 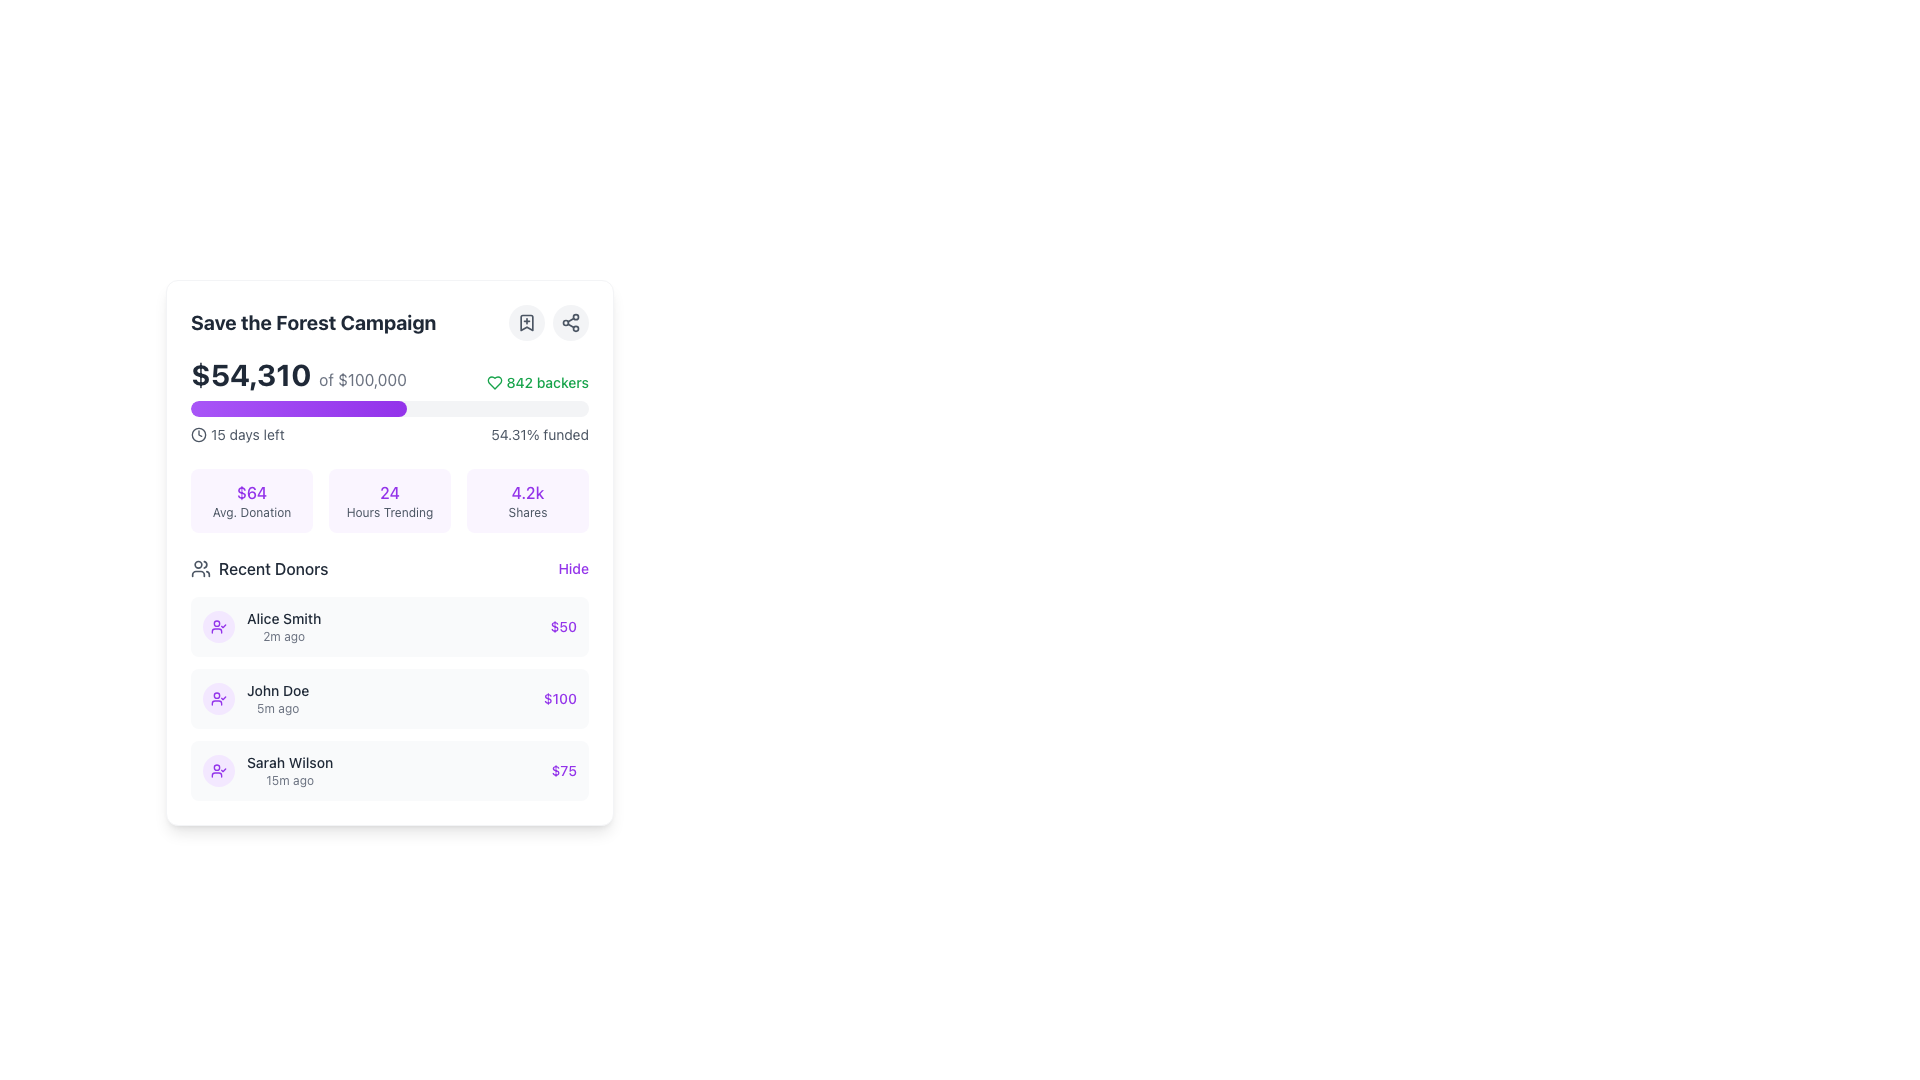 I want to click on the icon representing the recent donor's successful donation completion in the 'Recent Donors' list under the 'Save the Forest Campaign', so click(x=261, y=626).